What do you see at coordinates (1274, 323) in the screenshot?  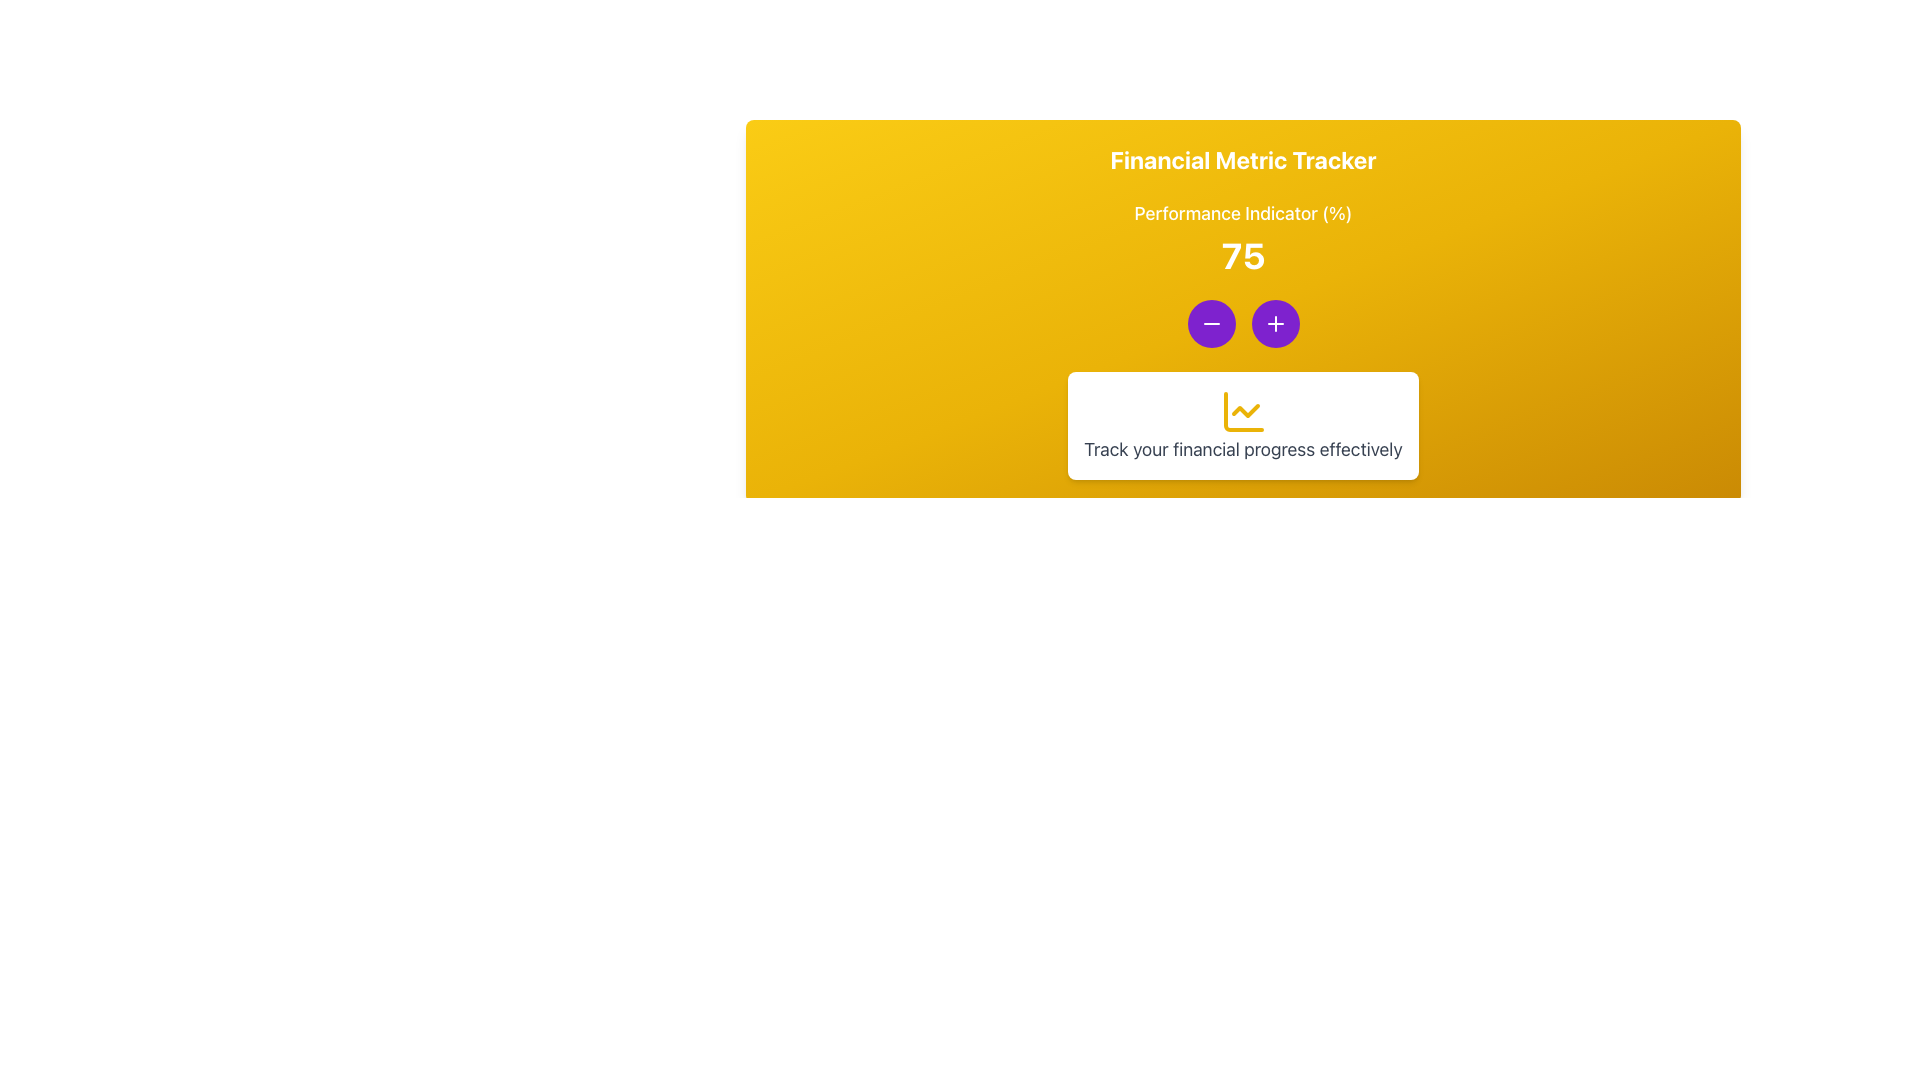 I see `the plus button located to the right of the minus button, which is part of the 'Performance Indicator (%)' section` at bounding box center [1274, 323].